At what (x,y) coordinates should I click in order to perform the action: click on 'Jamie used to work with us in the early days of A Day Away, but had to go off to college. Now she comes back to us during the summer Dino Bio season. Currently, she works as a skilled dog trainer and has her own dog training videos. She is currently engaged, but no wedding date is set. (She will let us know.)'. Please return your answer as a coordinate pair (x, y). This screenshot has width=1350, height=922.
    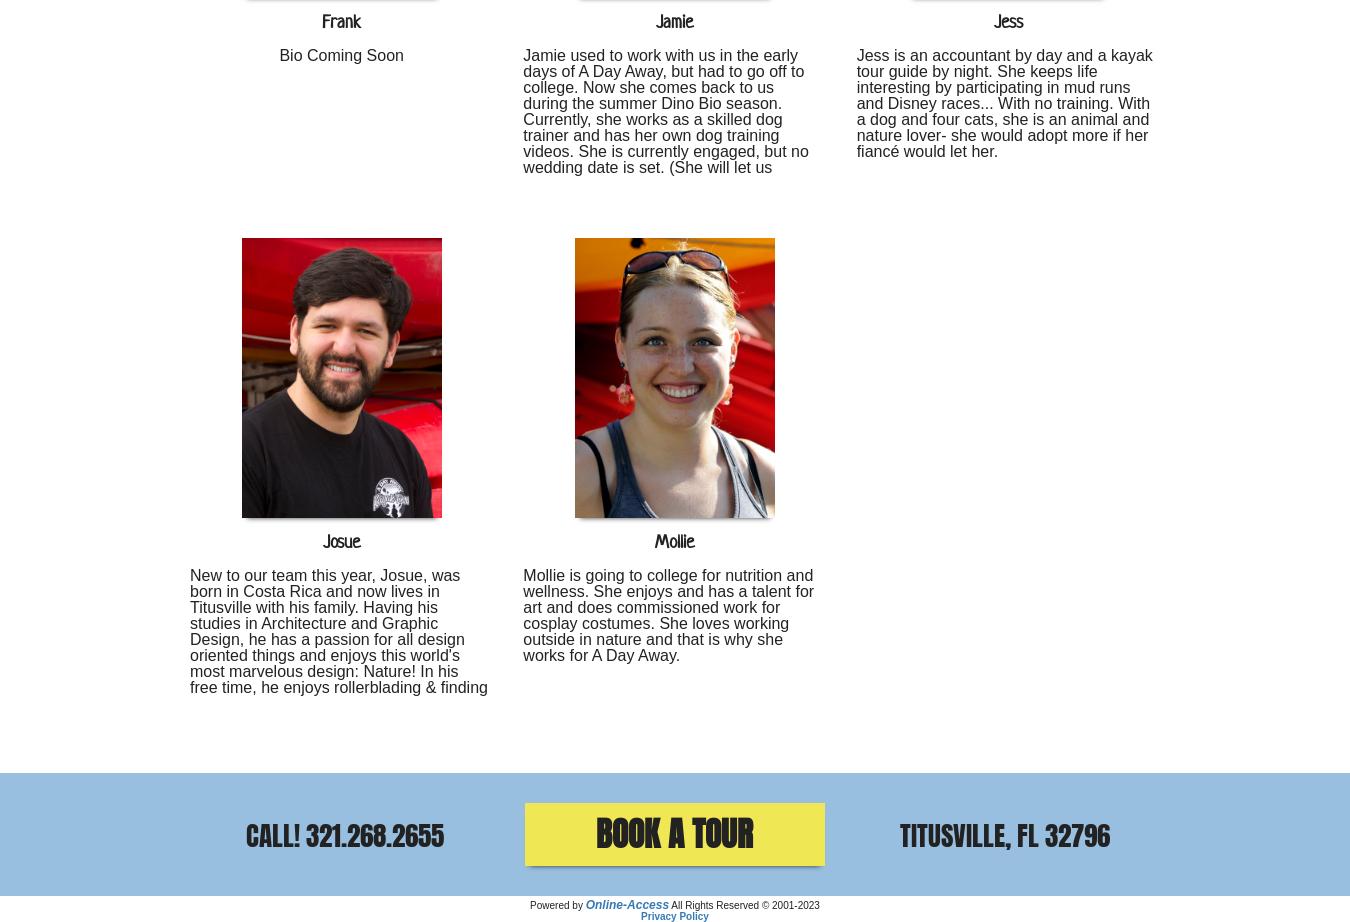
    Looking at the image, I should click on (665, 118).